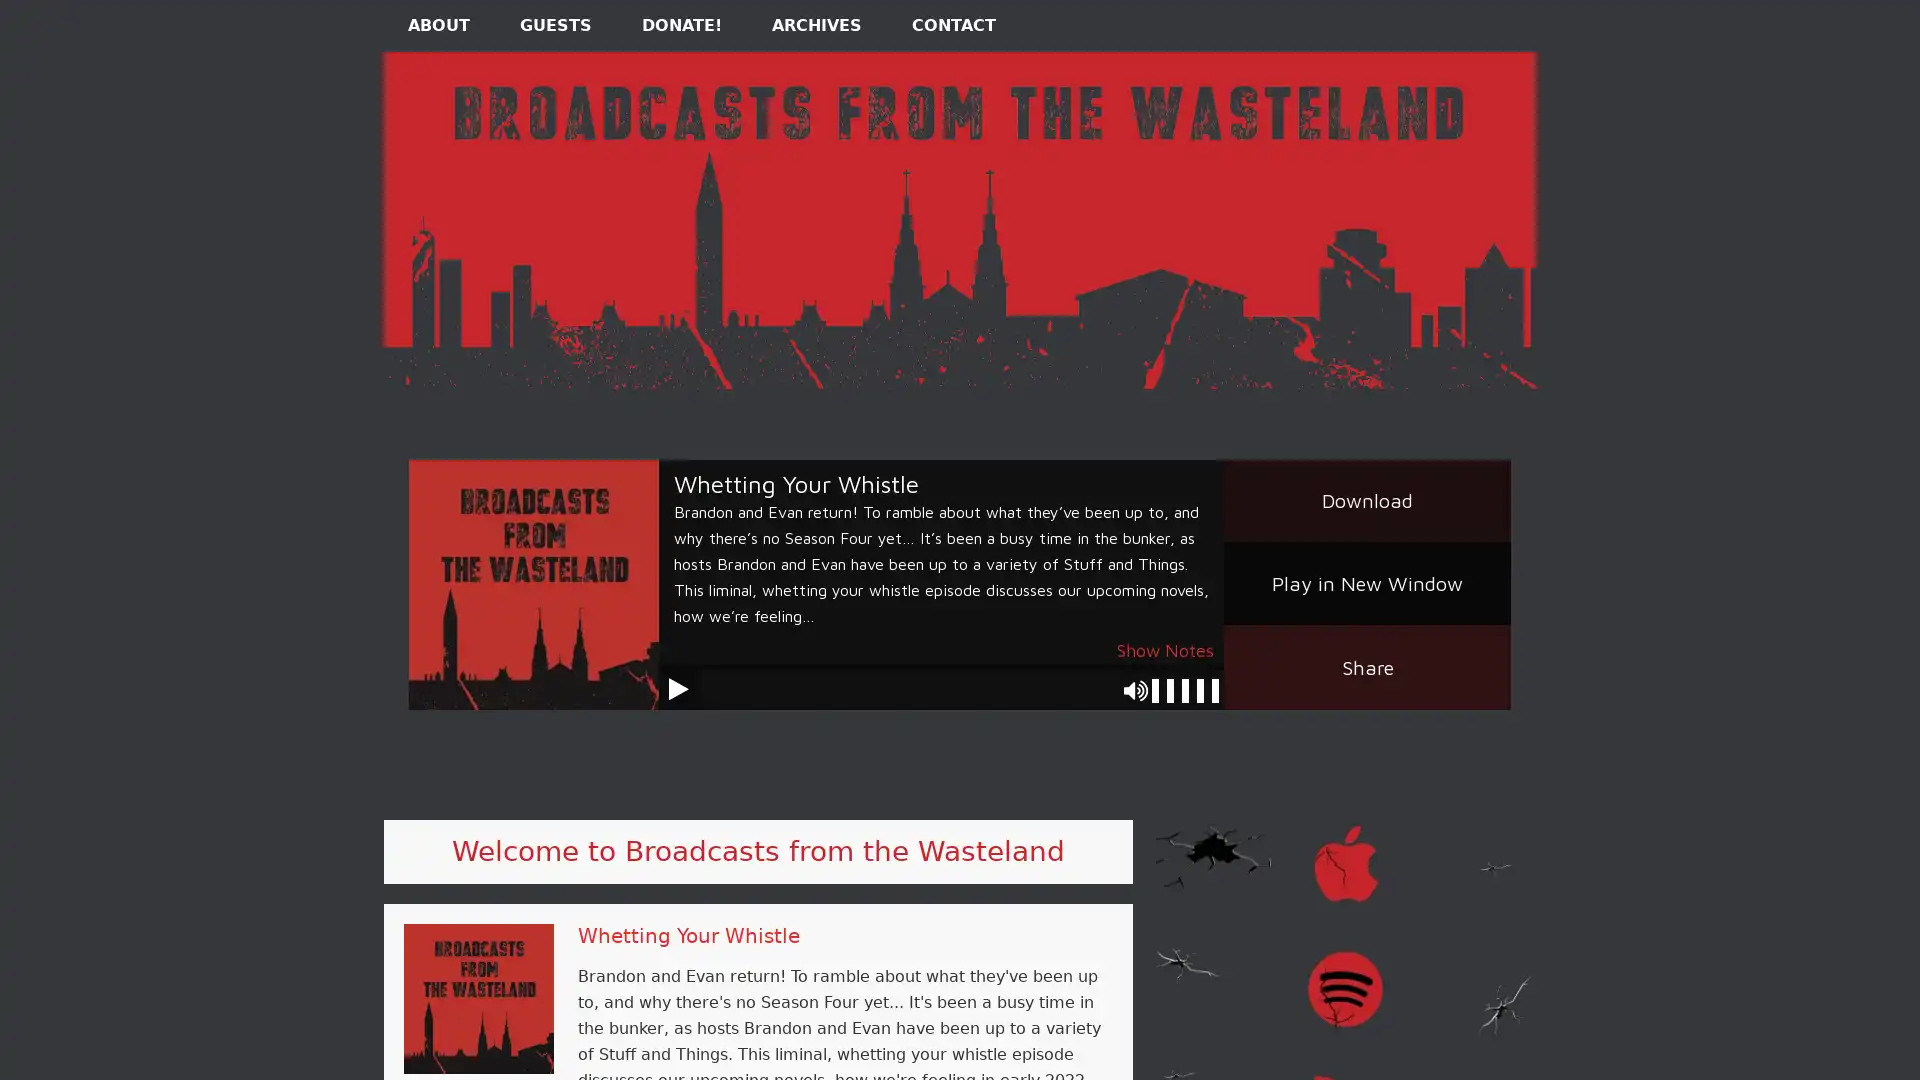 The image size is (1920, 1080). What do you see at coordinates (1136, 689) in the screenshot?
I see `Mute` at bounding box center [1136, 689].